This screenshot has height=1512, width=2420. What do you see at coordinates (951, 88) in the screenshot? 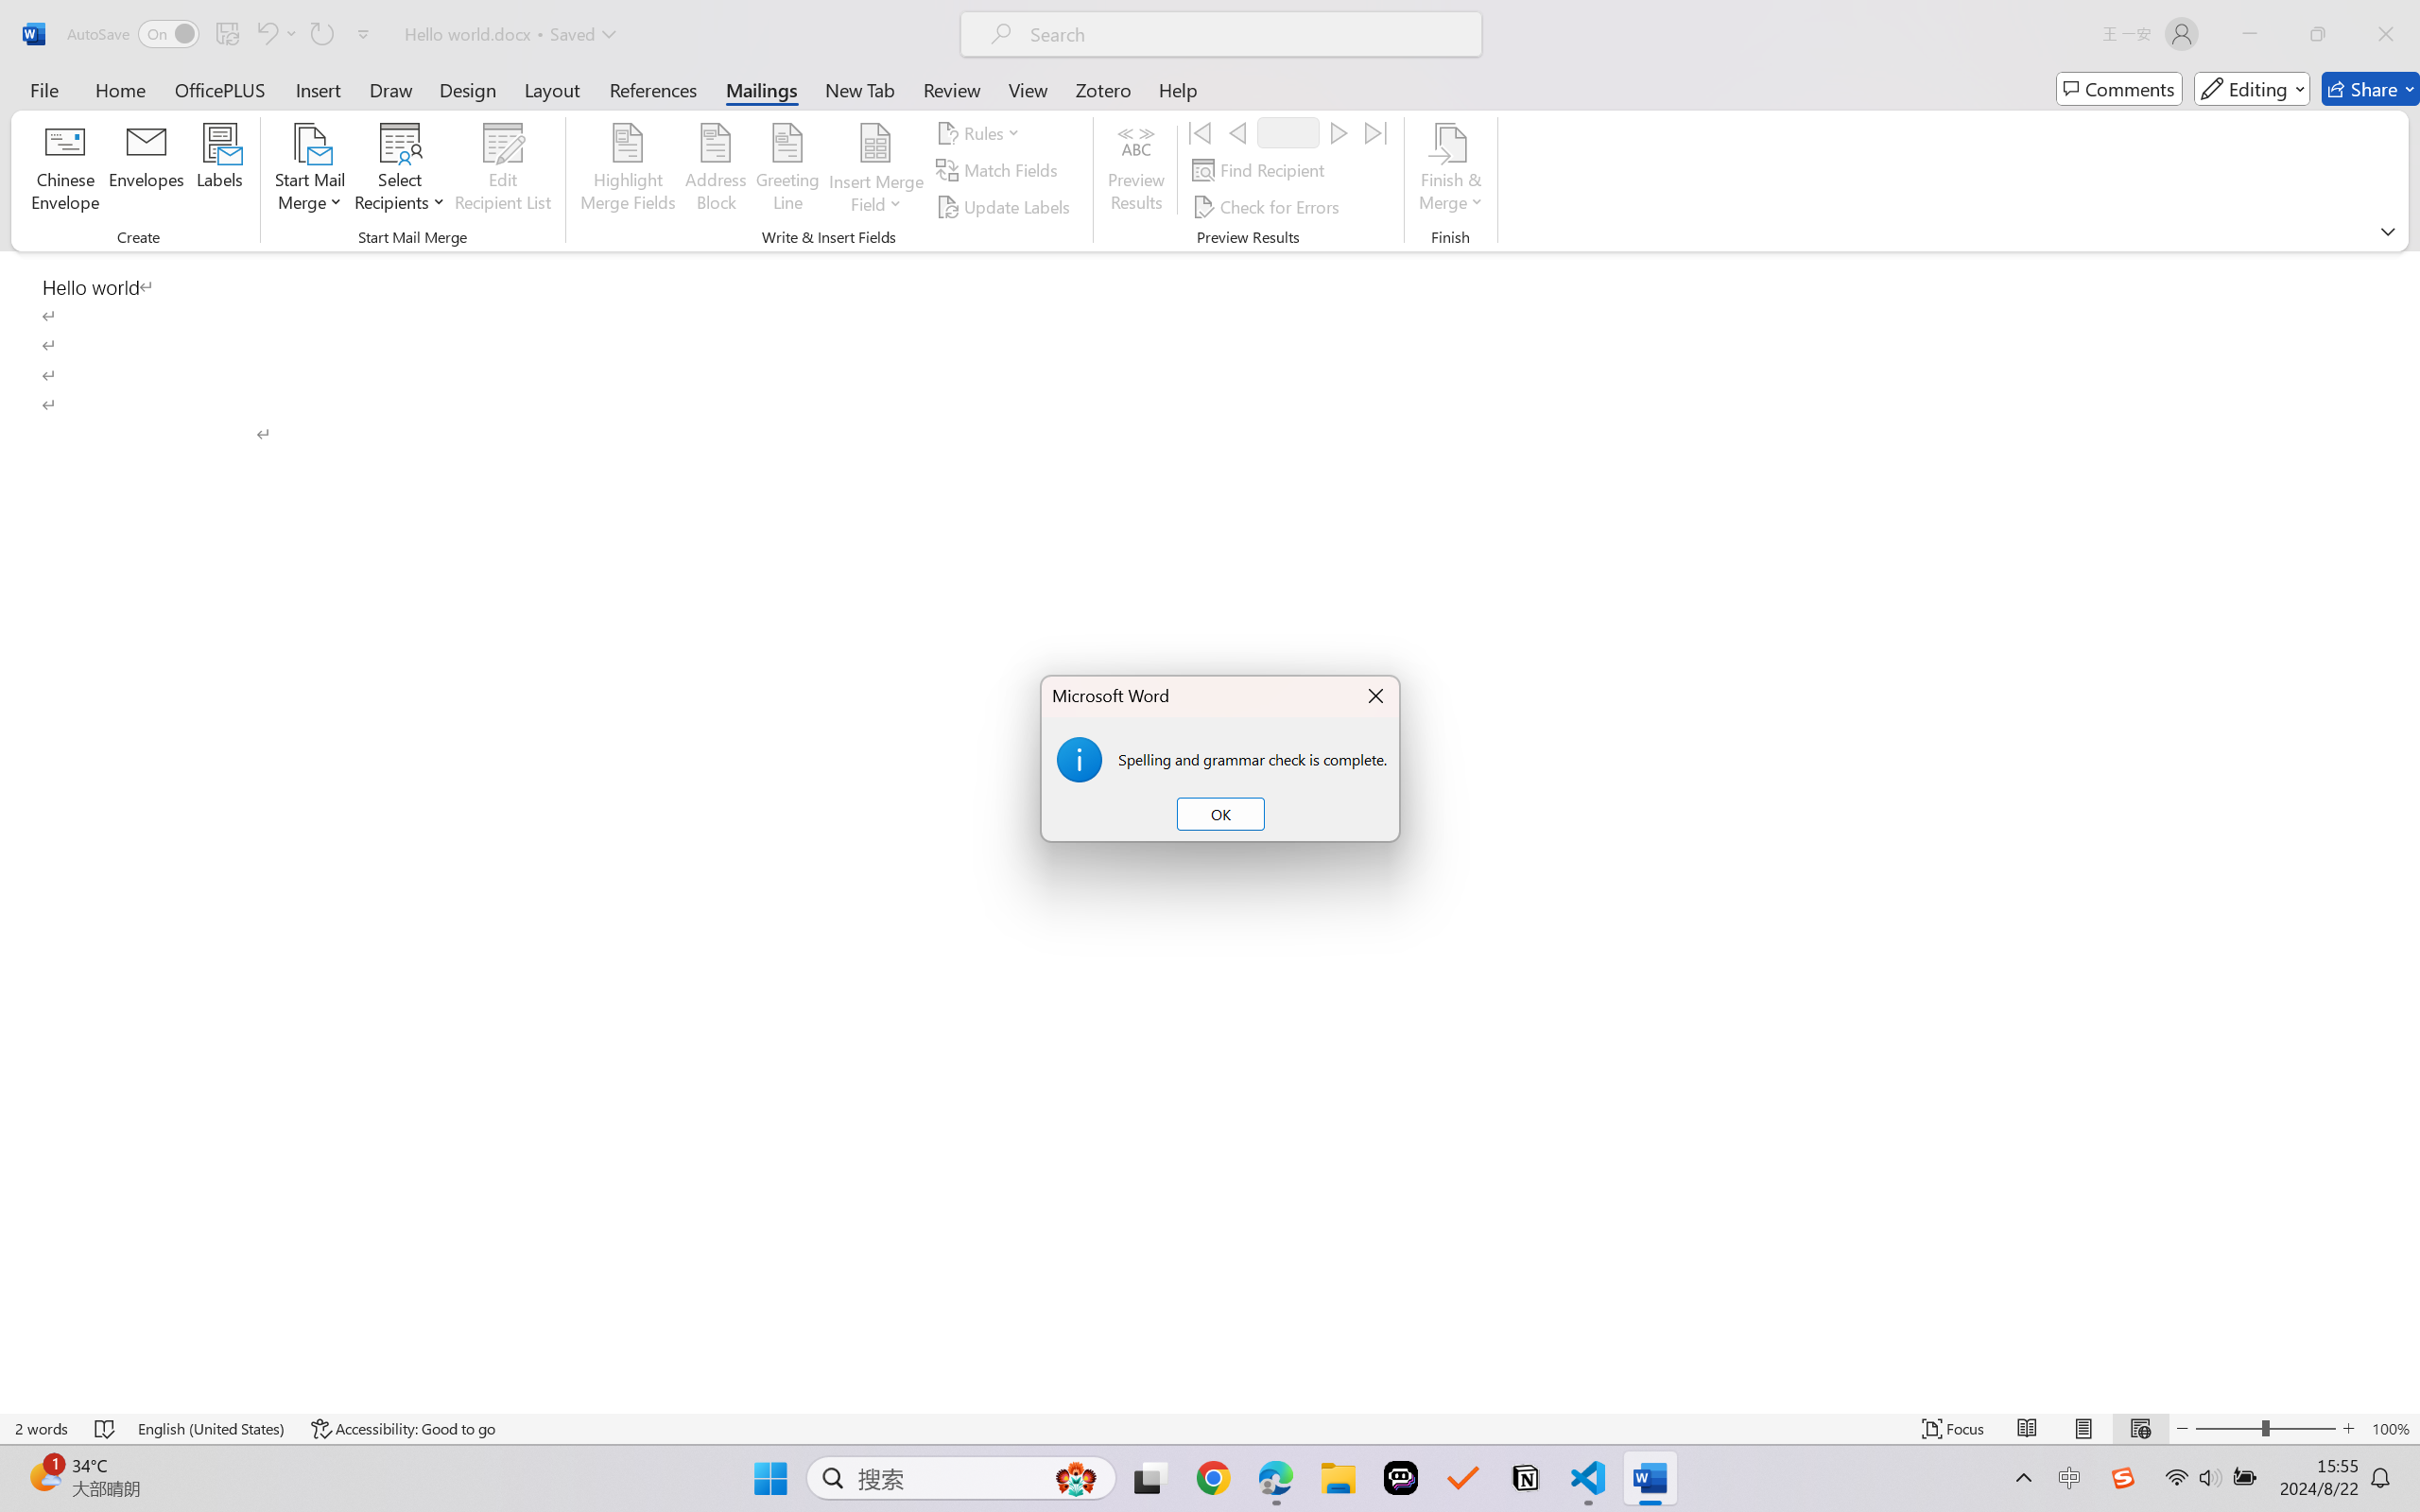
I see `'Review'` at bounding box center [951, 88].